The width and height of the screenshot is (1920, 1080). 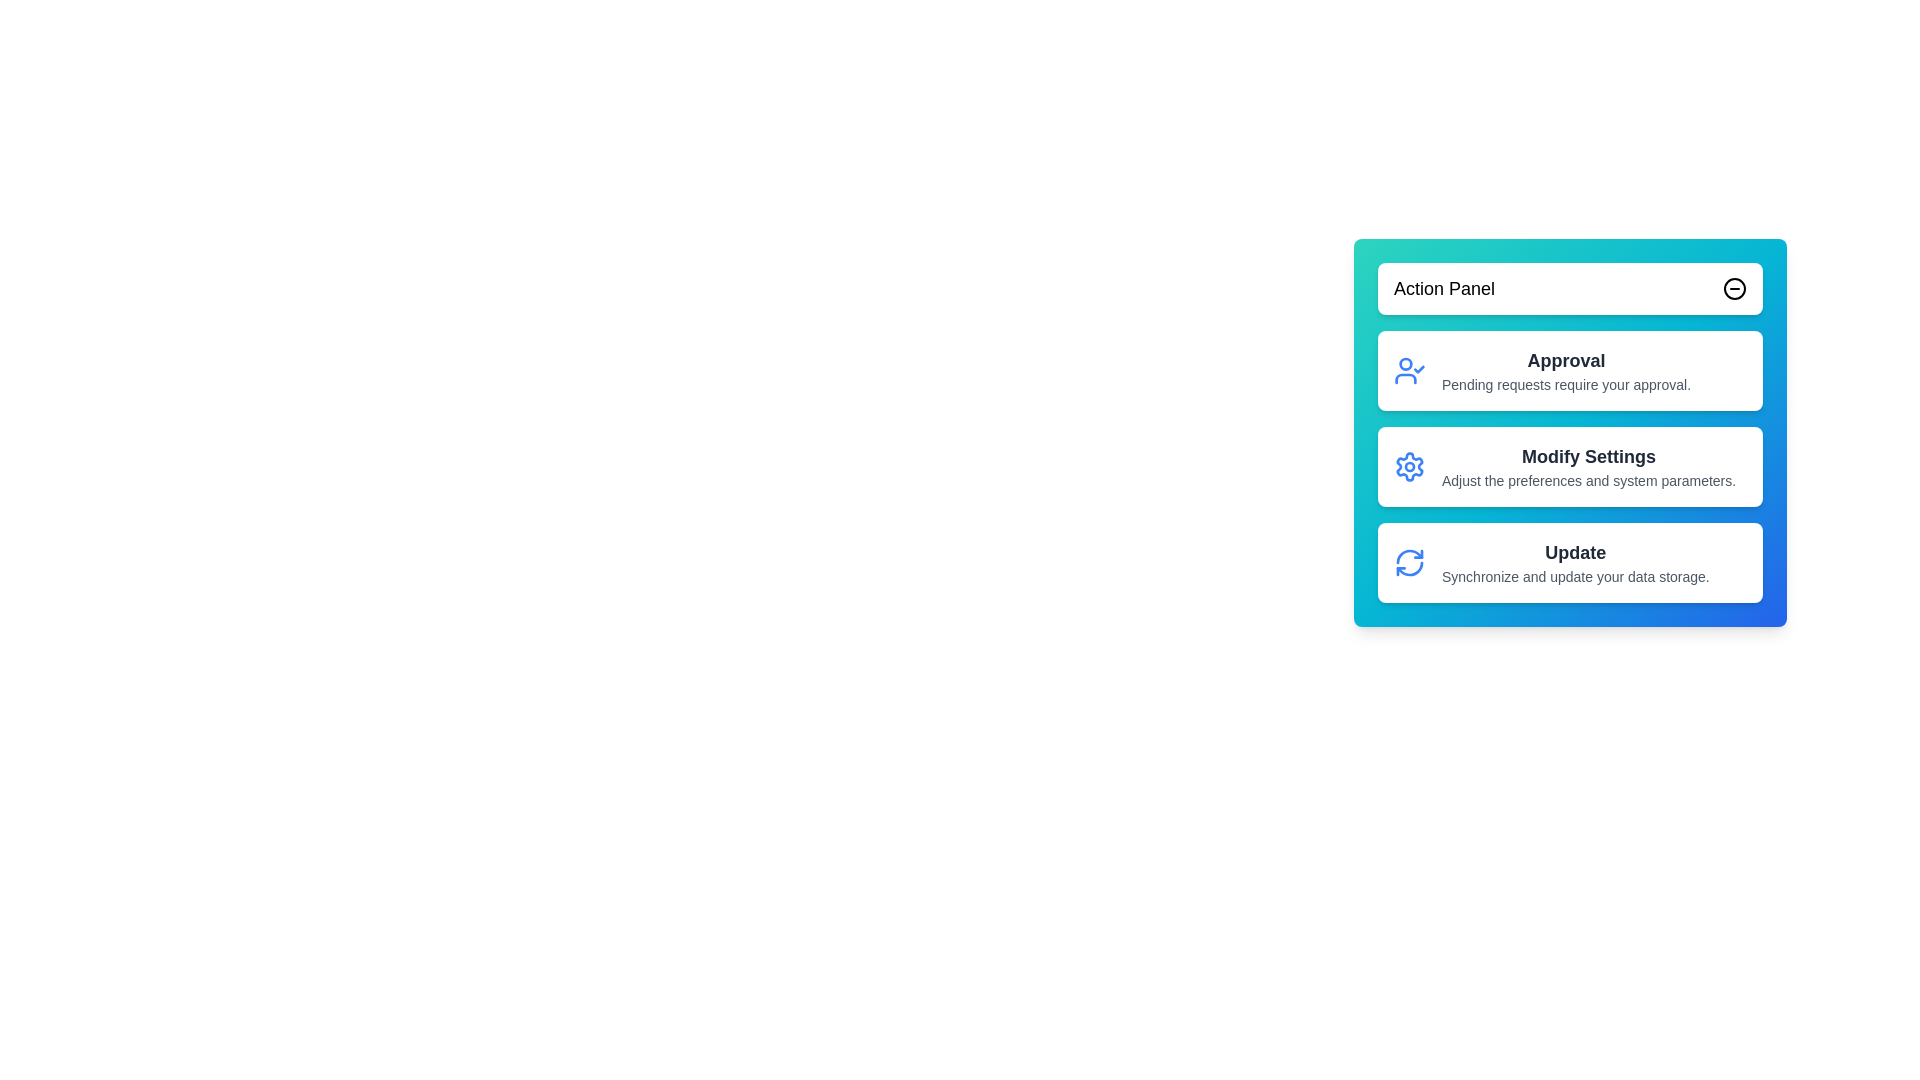 What do you see at coordinates (1565, 361) in the screenshot?
I see `the Approval button to trigger its functionality` at bounding box center [1565, 361].